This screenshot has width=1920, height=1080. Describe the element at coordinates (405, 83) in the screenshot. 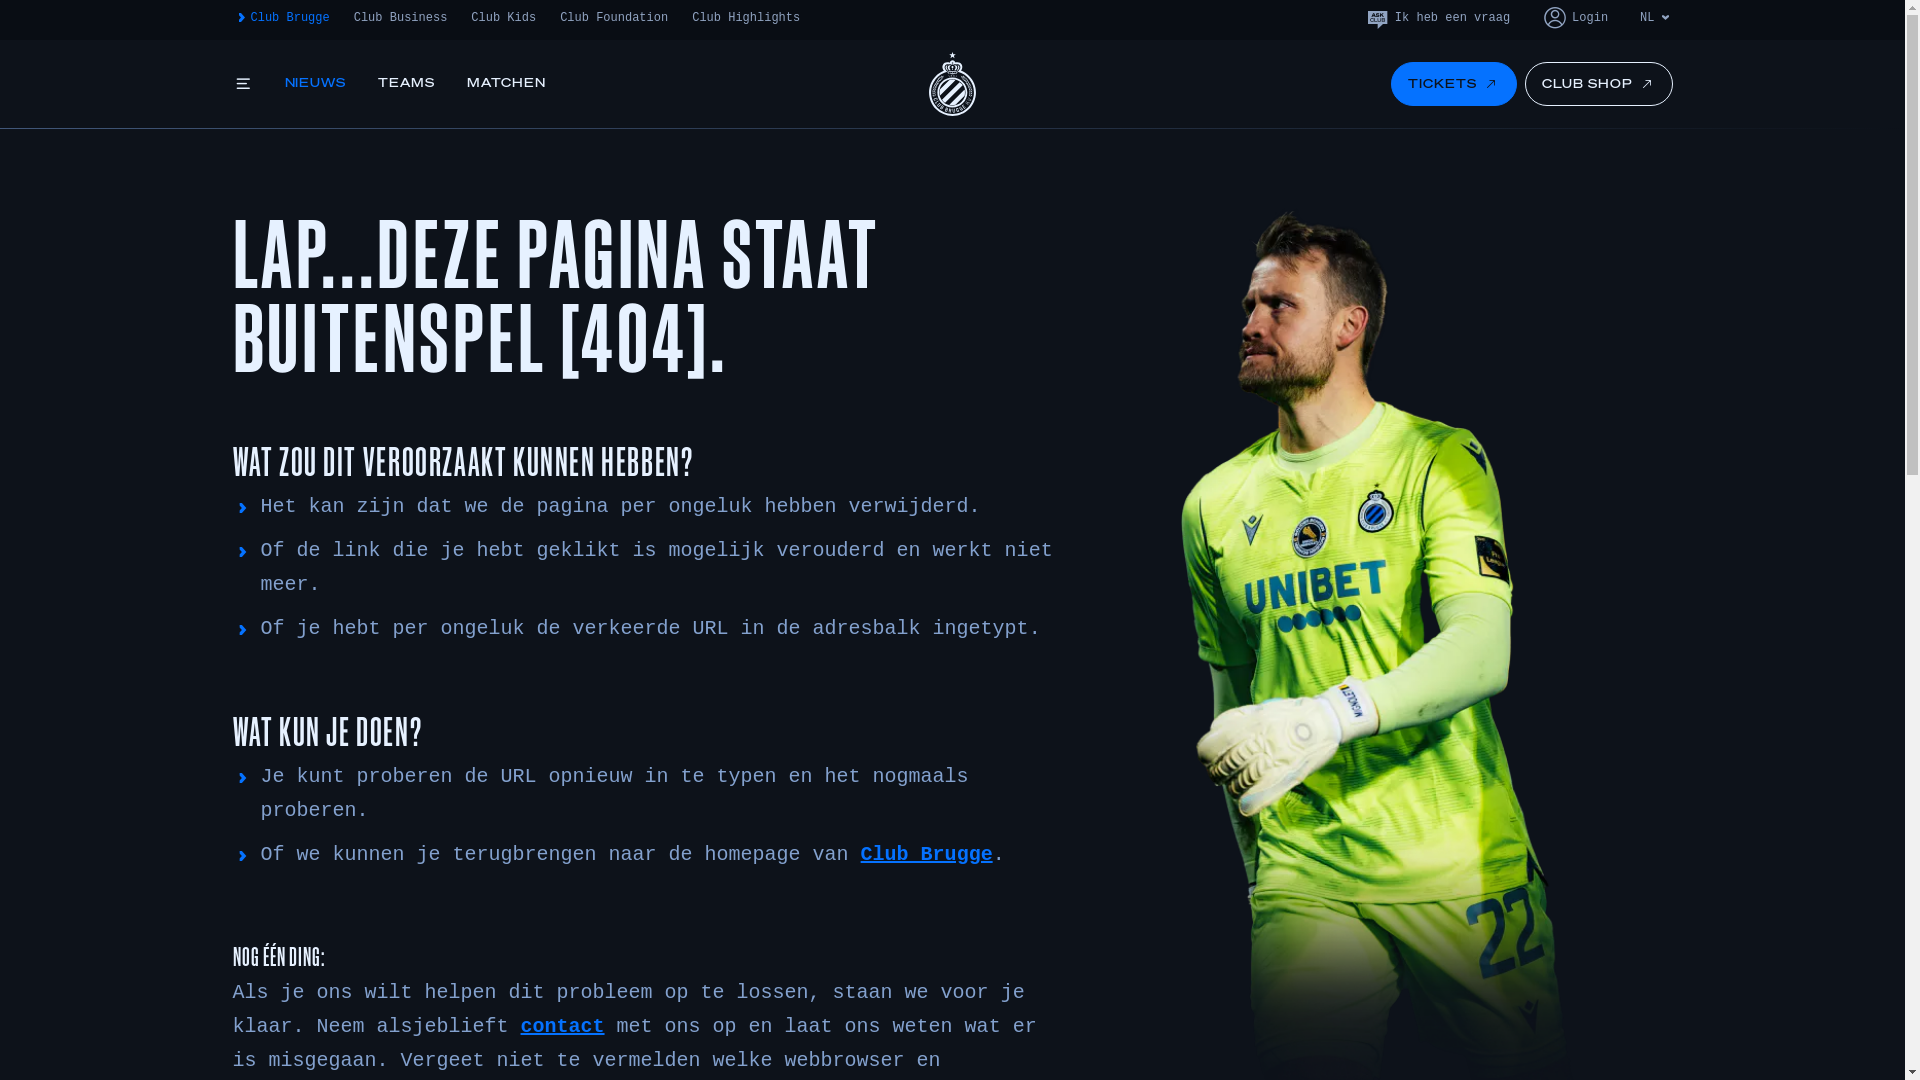

I see `'TEAMS'` at that location.